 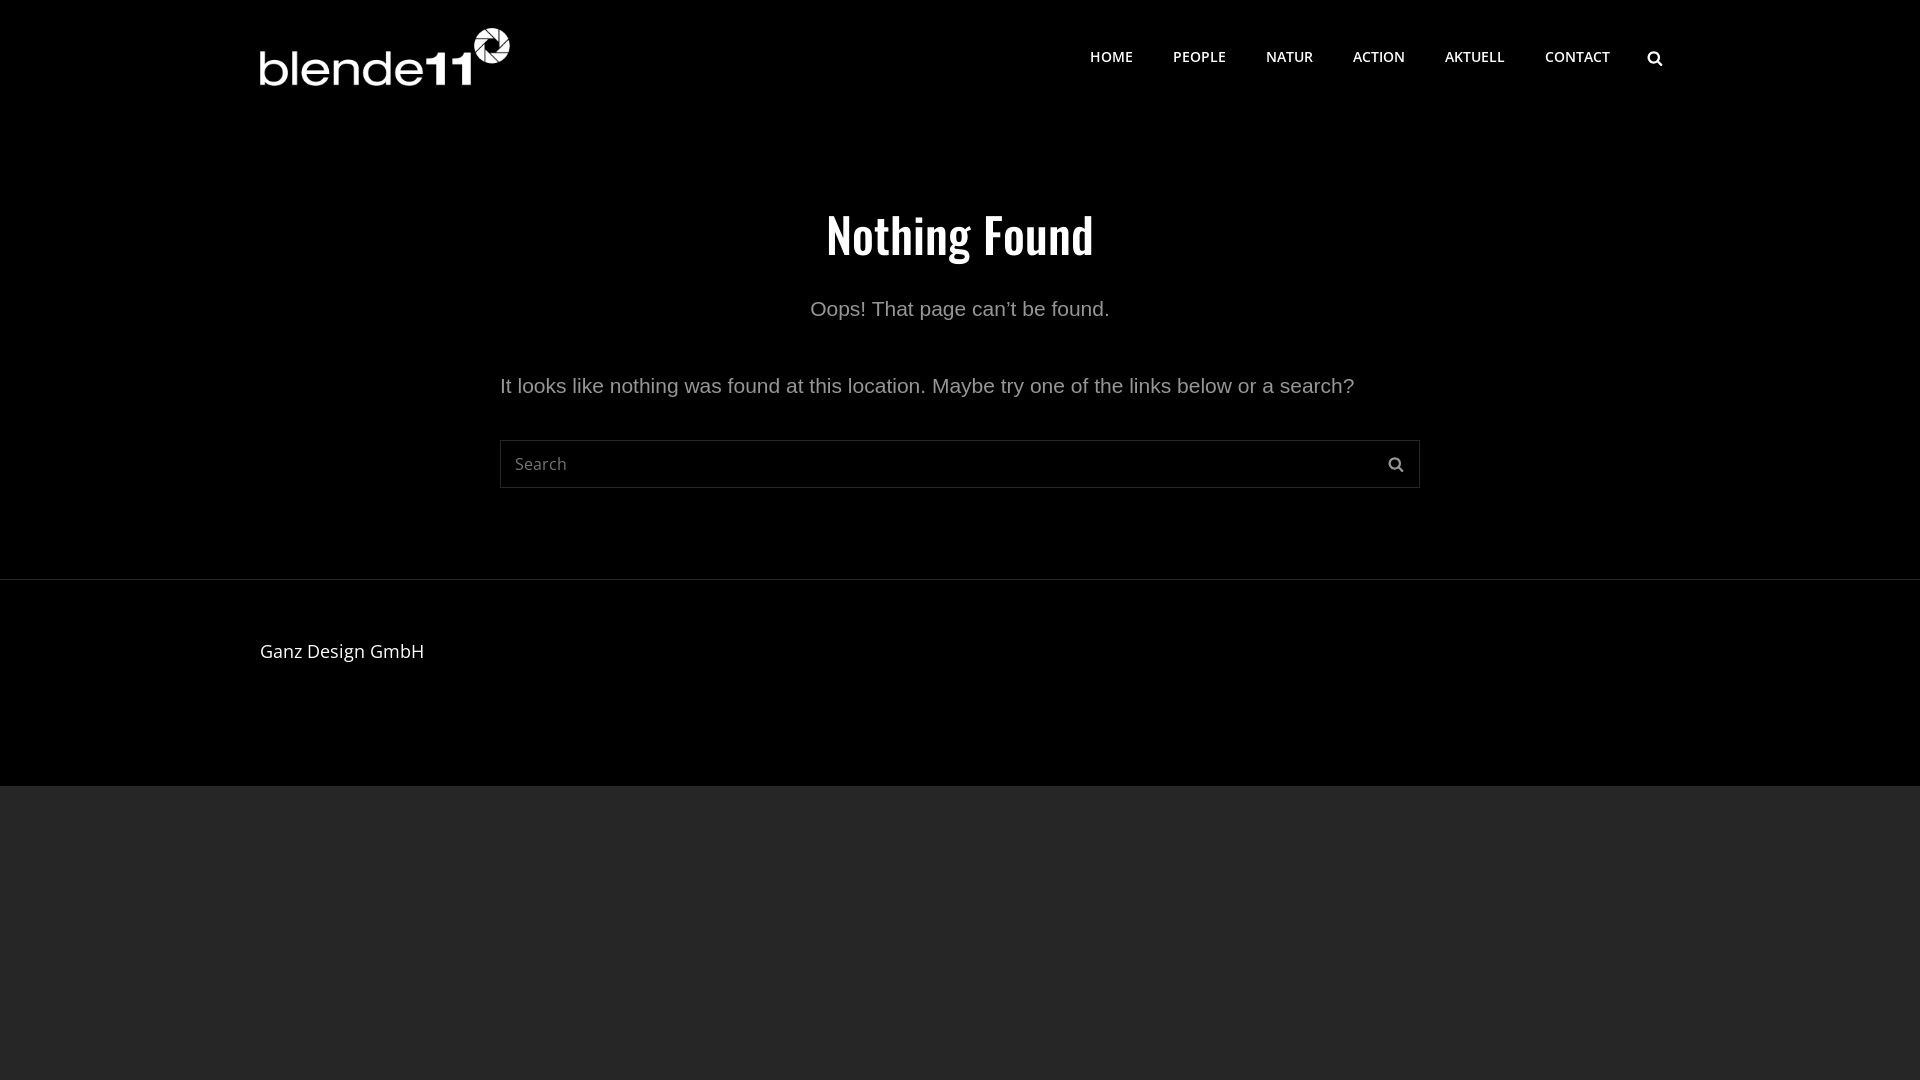 I want to click on 'ACTION', so click(x=1377, y=56).